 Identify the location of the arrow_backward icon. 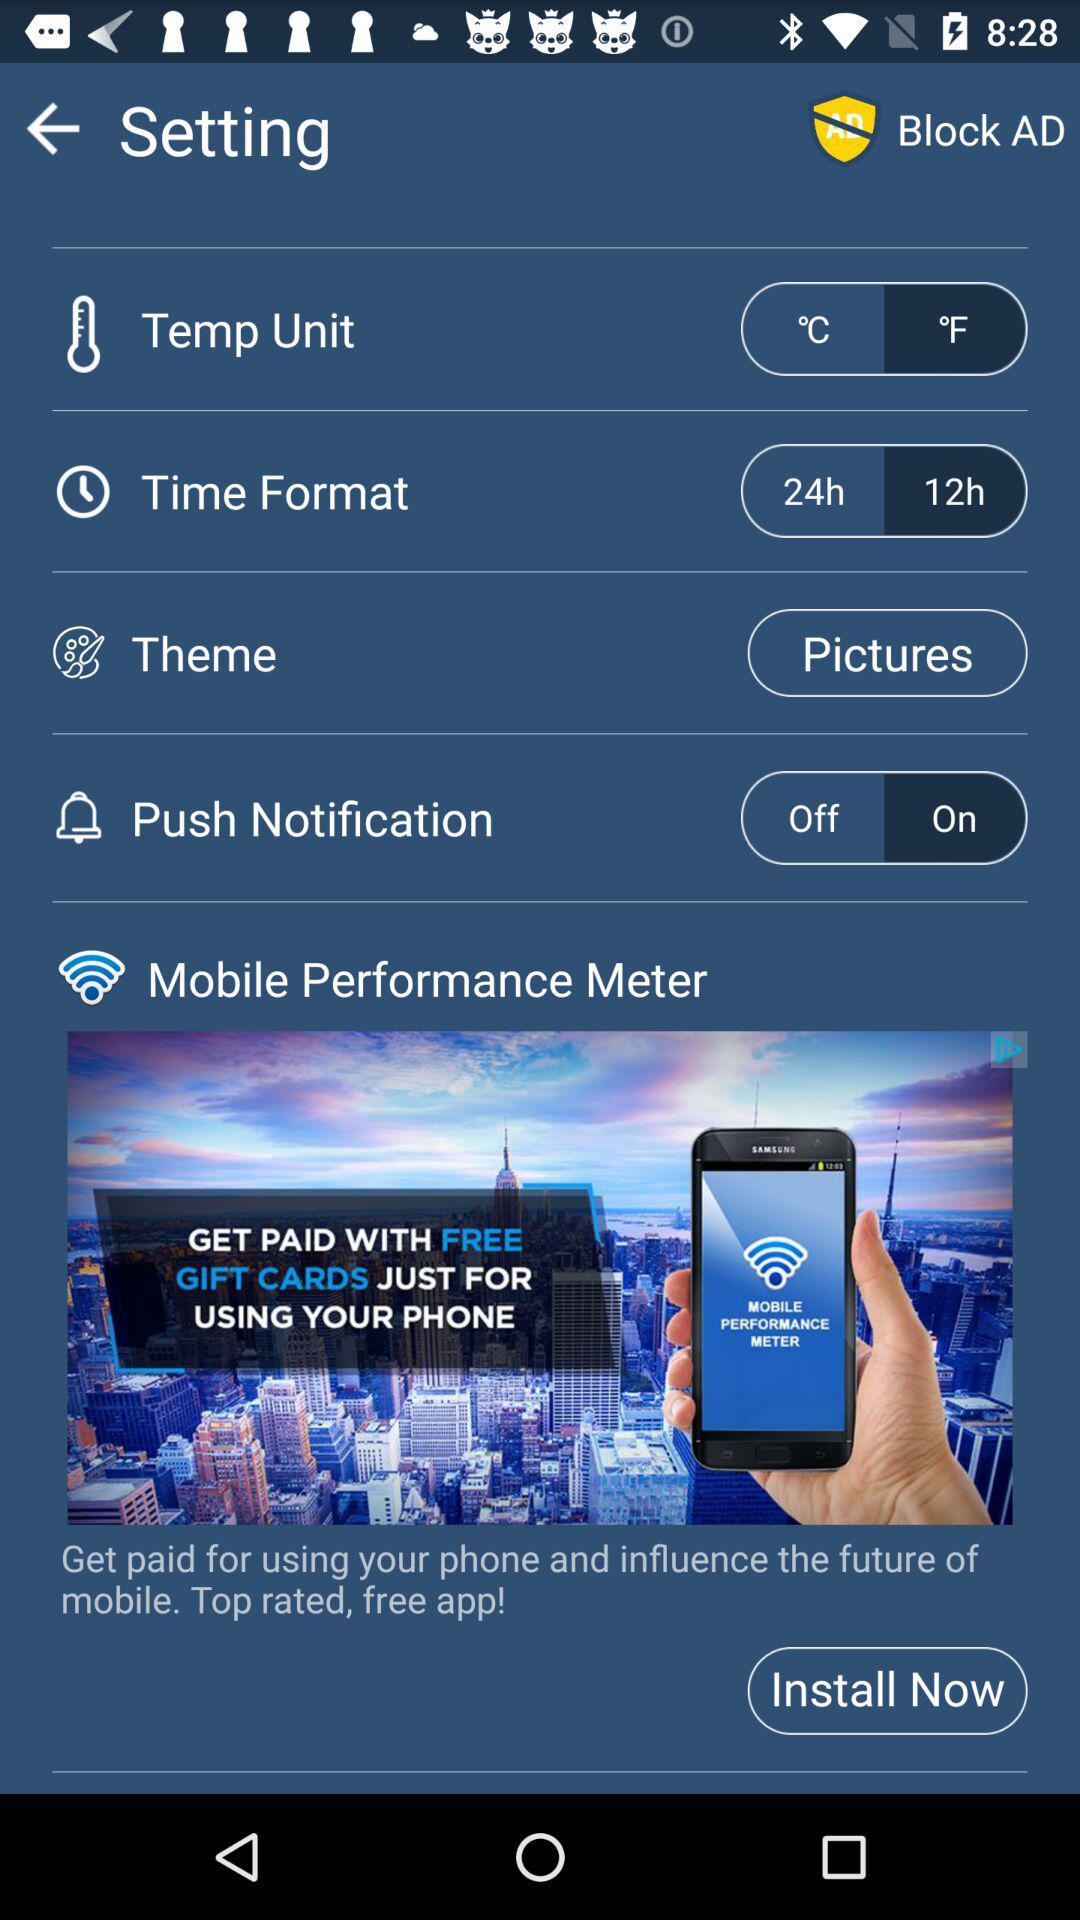
(51, 136).